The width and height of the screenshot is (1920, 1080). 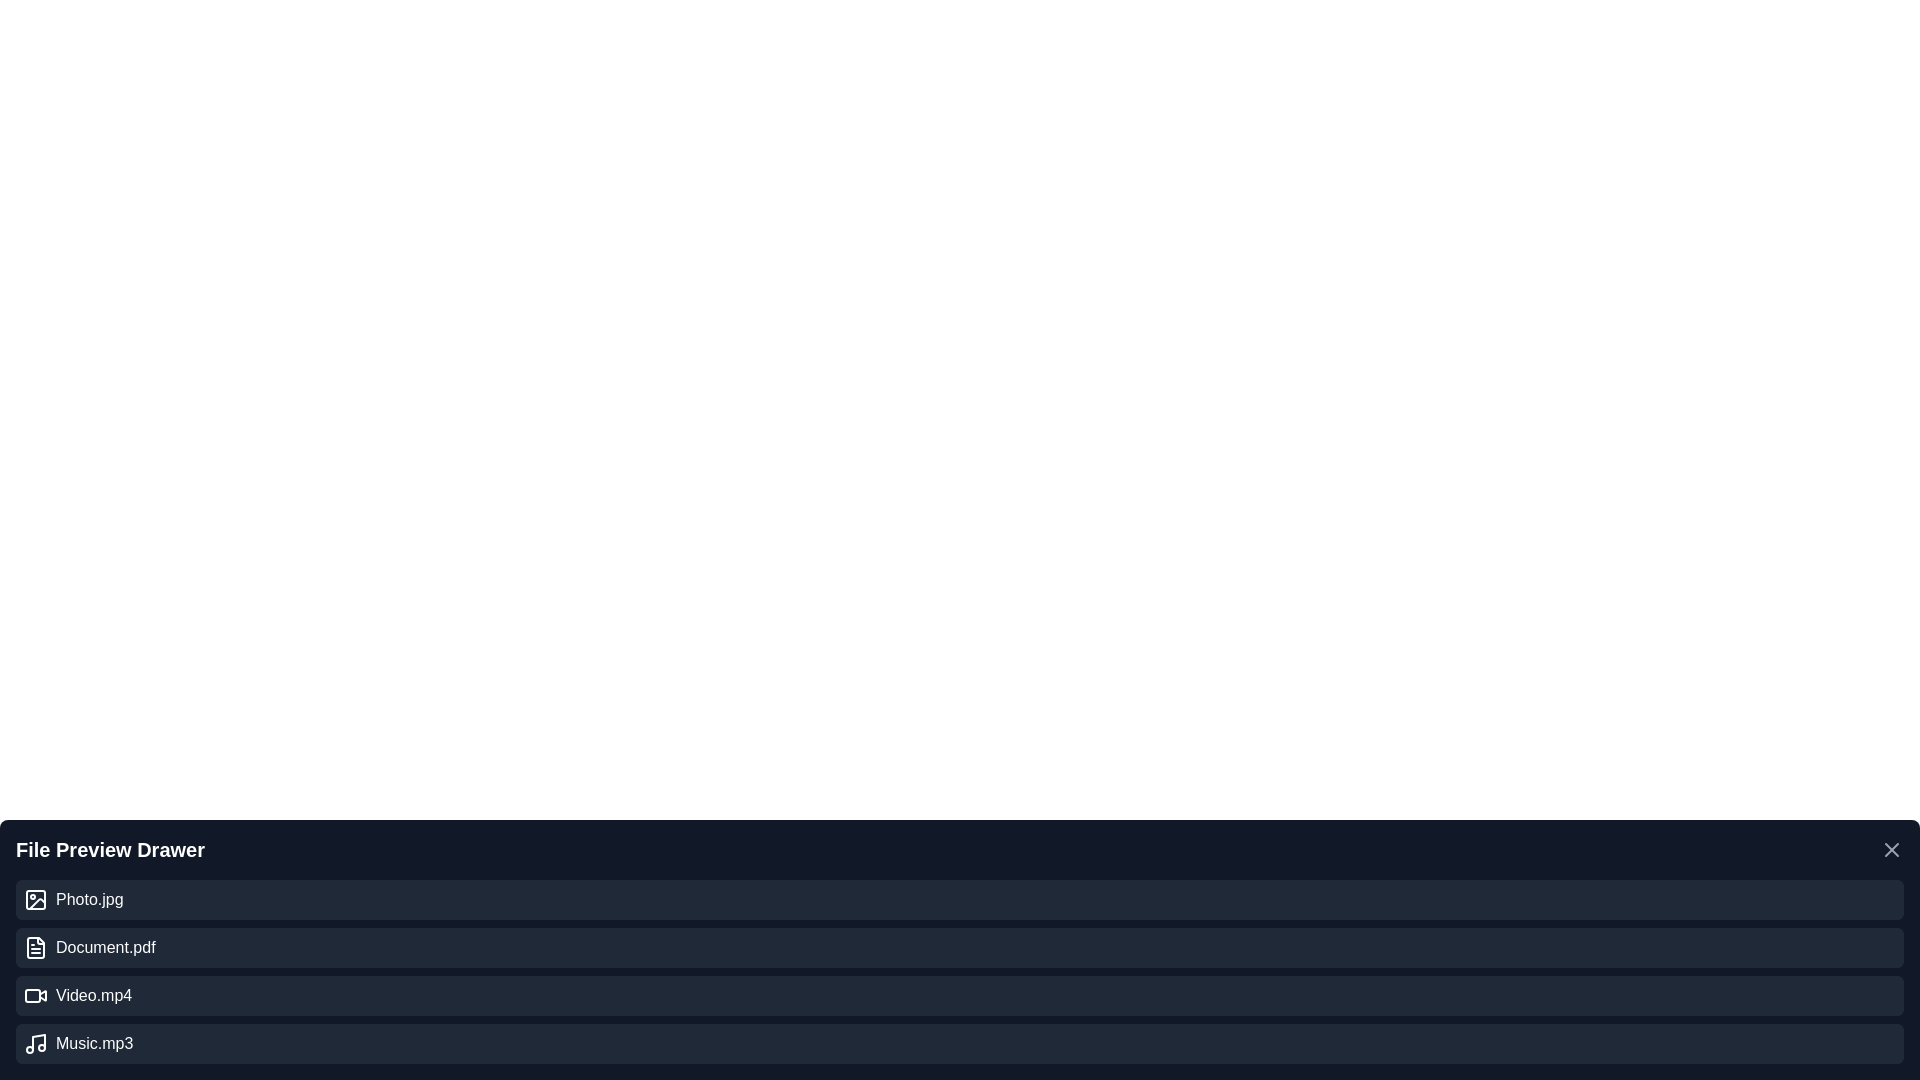 I want to click on the close button located at the top-right corner of the 'File Preview Drawer' to trigger a visual change, so click(x=1890, y=849).